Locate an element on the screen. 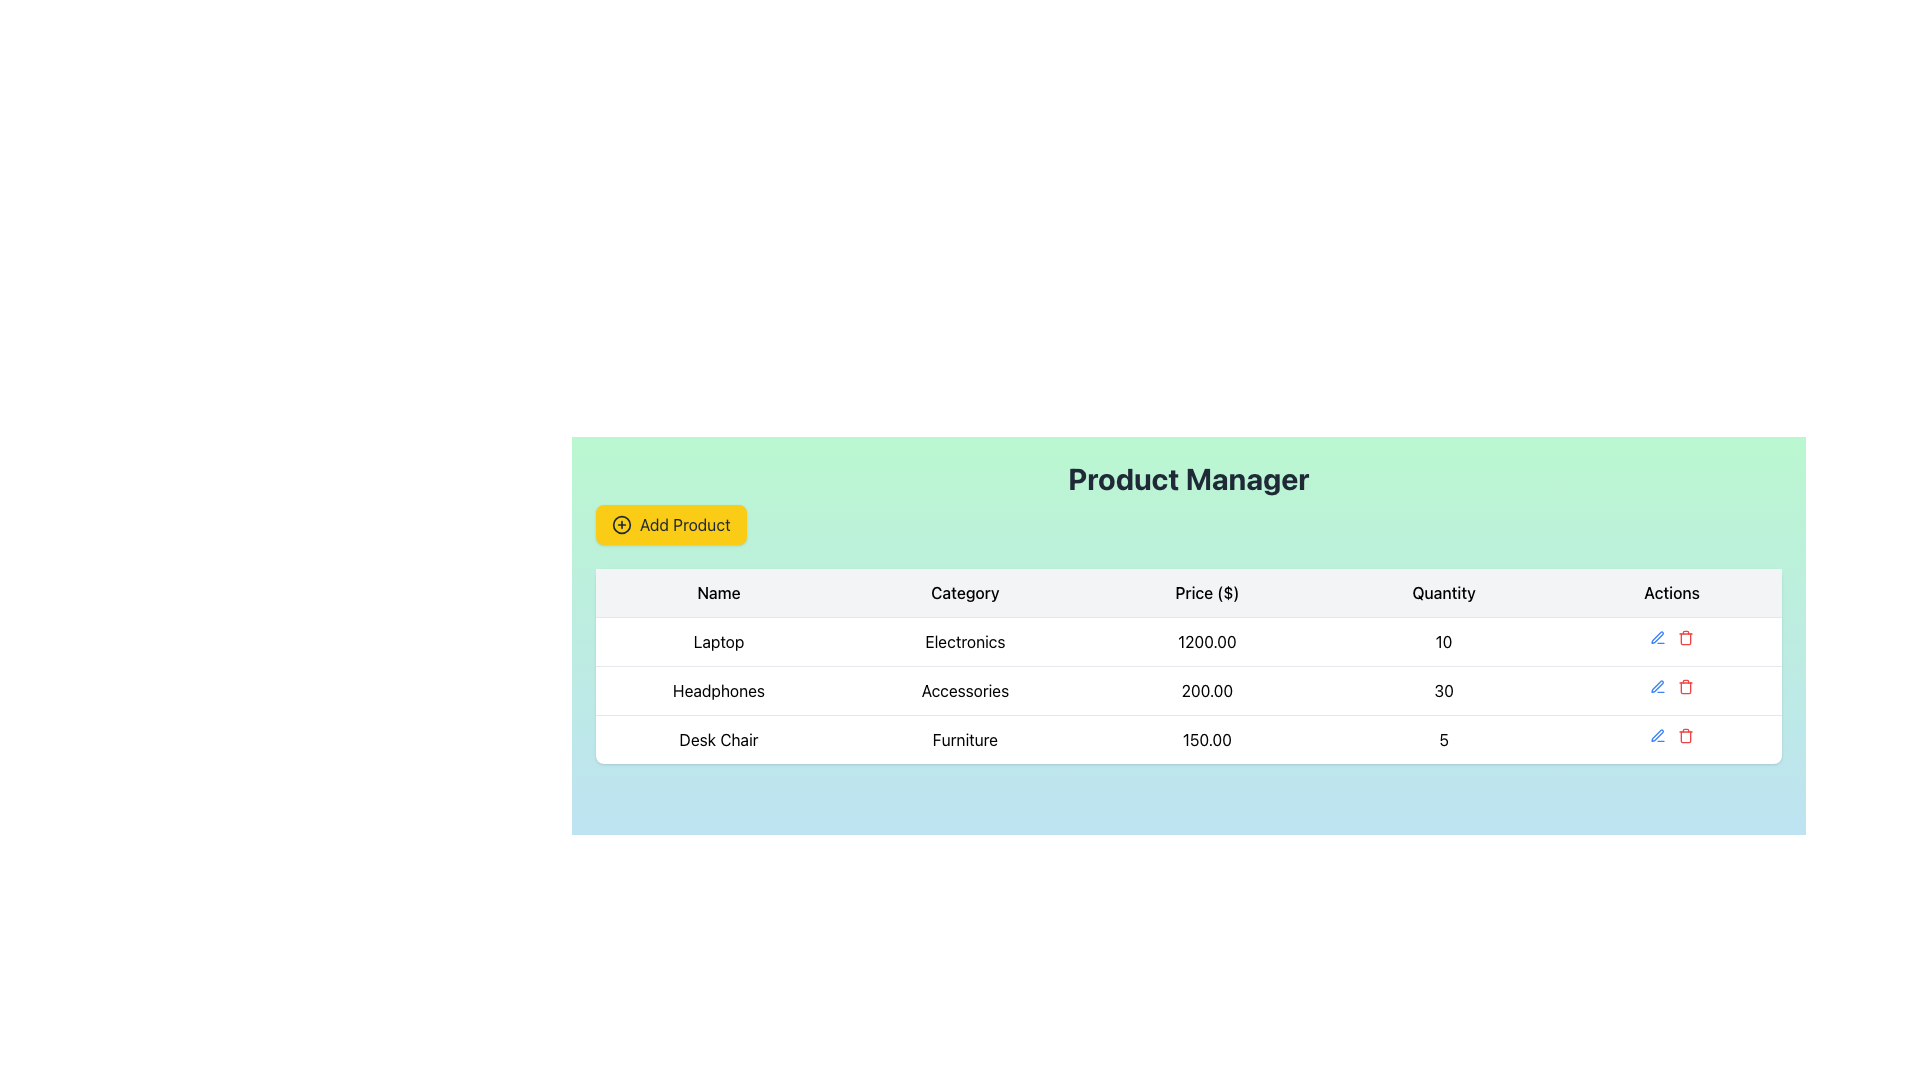 Image resolution: width=1920 pixels, height=1080 pixels. the third row of the table under the 'Product Manager' heading that displays details for 'Desk Chair' is located at coordinates (1189, 739).